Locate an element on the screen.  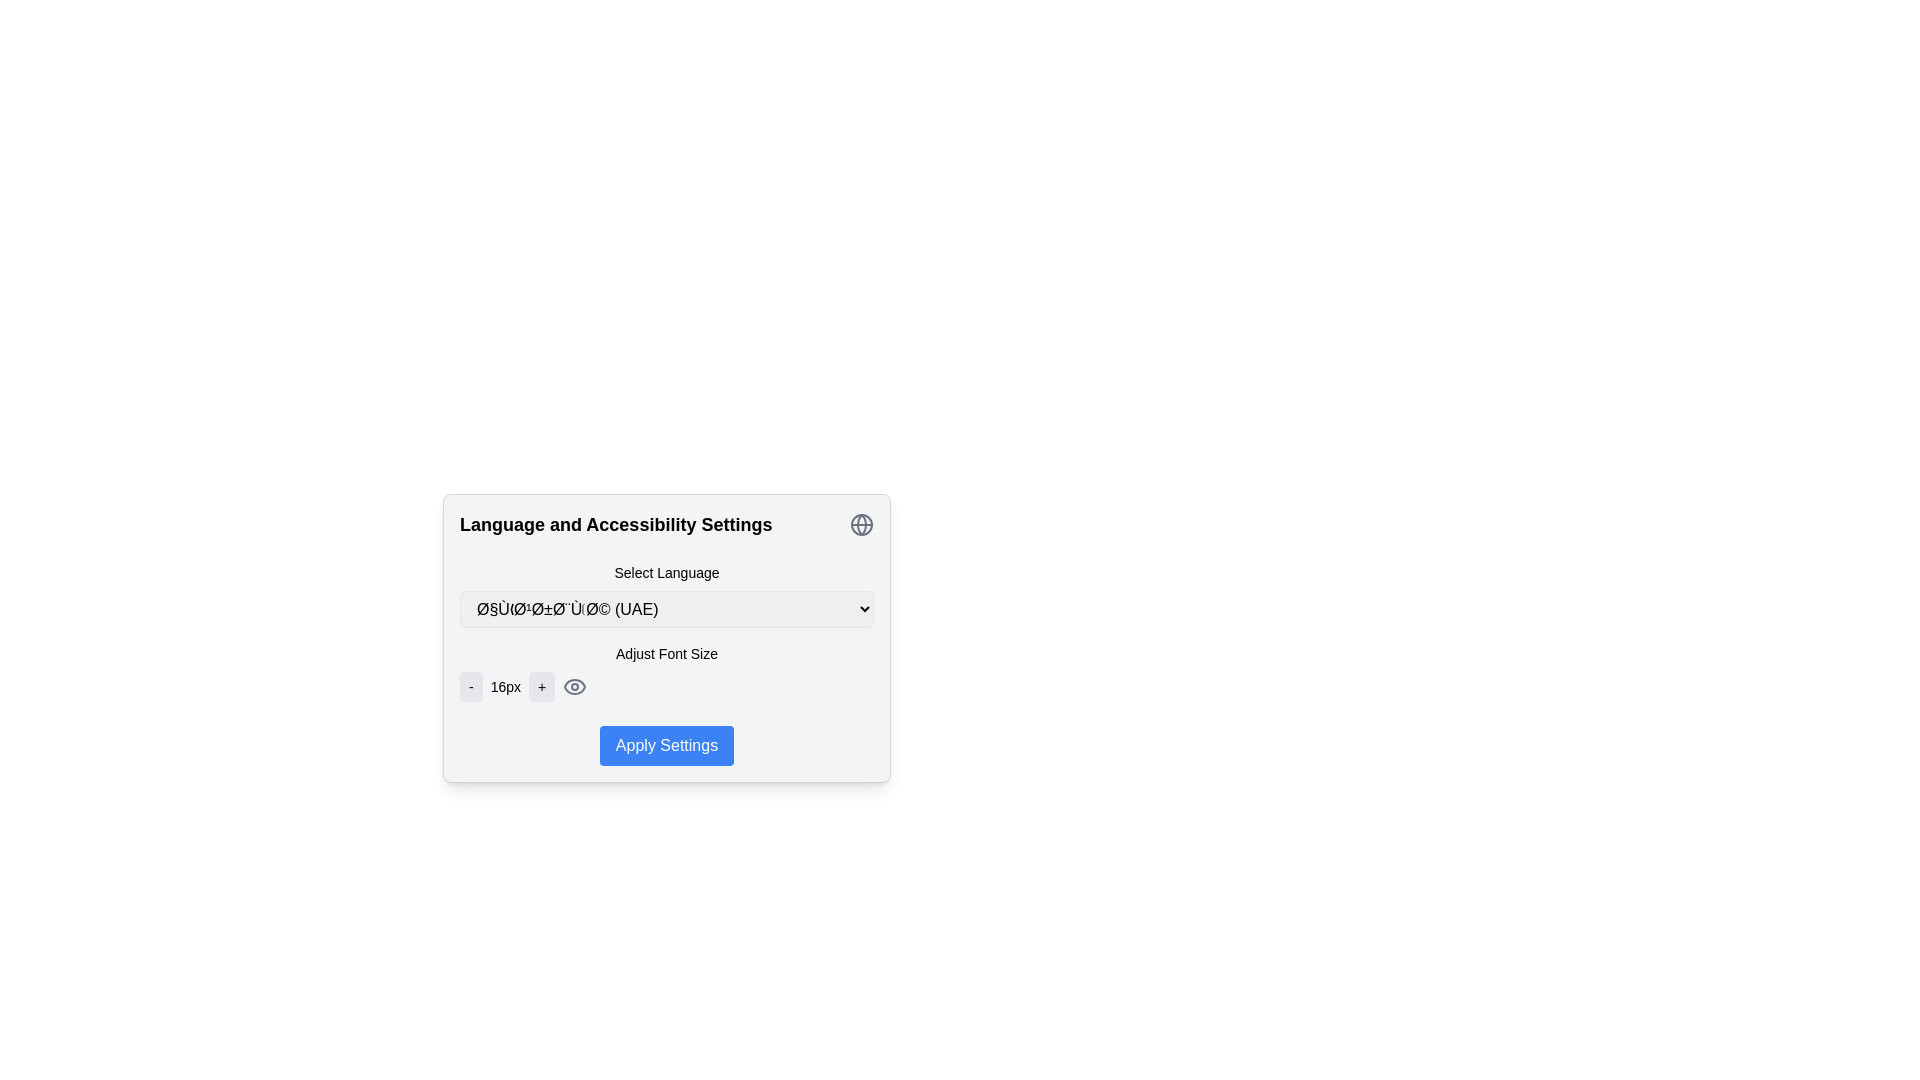
the outlined circle element that represents the circular boundary of the globe icon in the top-right corner of the settings interface is located at coordinates (862, 523).